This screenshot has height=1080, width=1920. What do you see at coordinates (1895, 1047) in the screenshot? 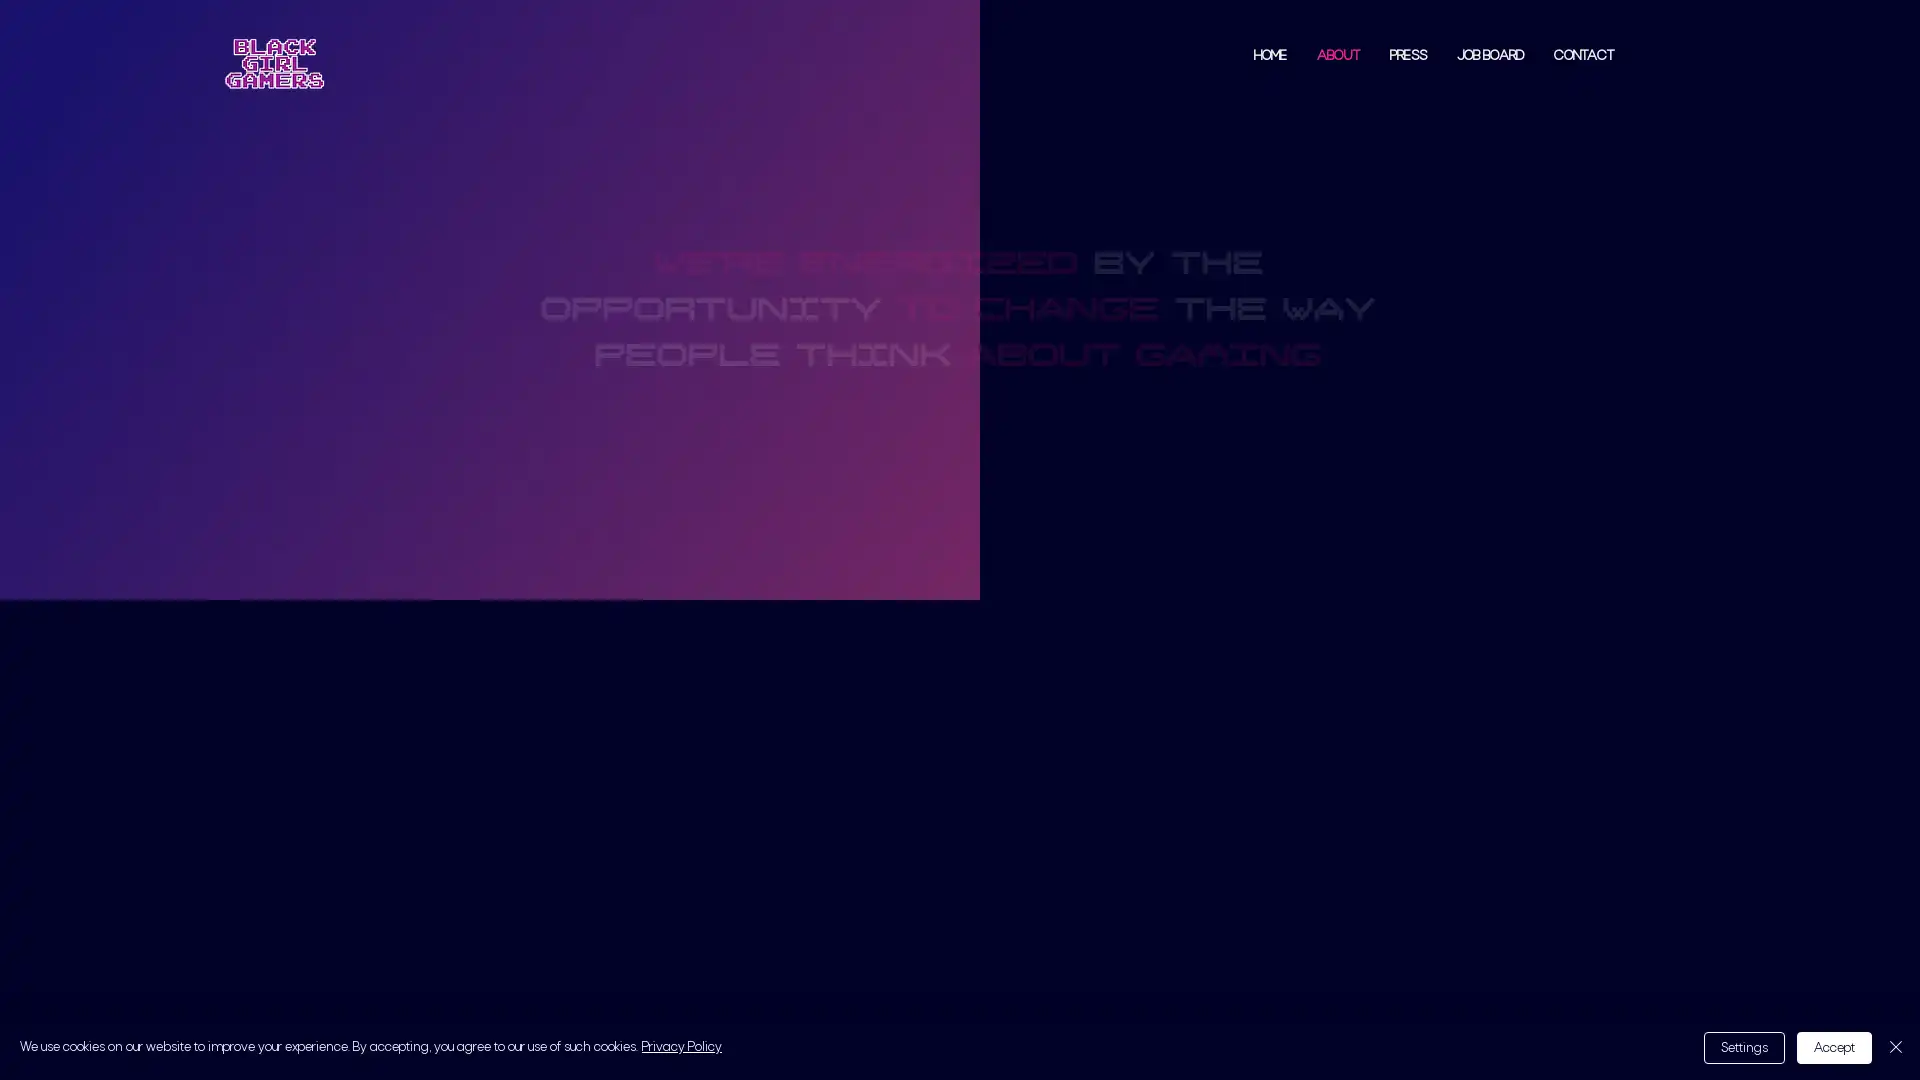
I see `Close` at bounding box center [1895, 1047].